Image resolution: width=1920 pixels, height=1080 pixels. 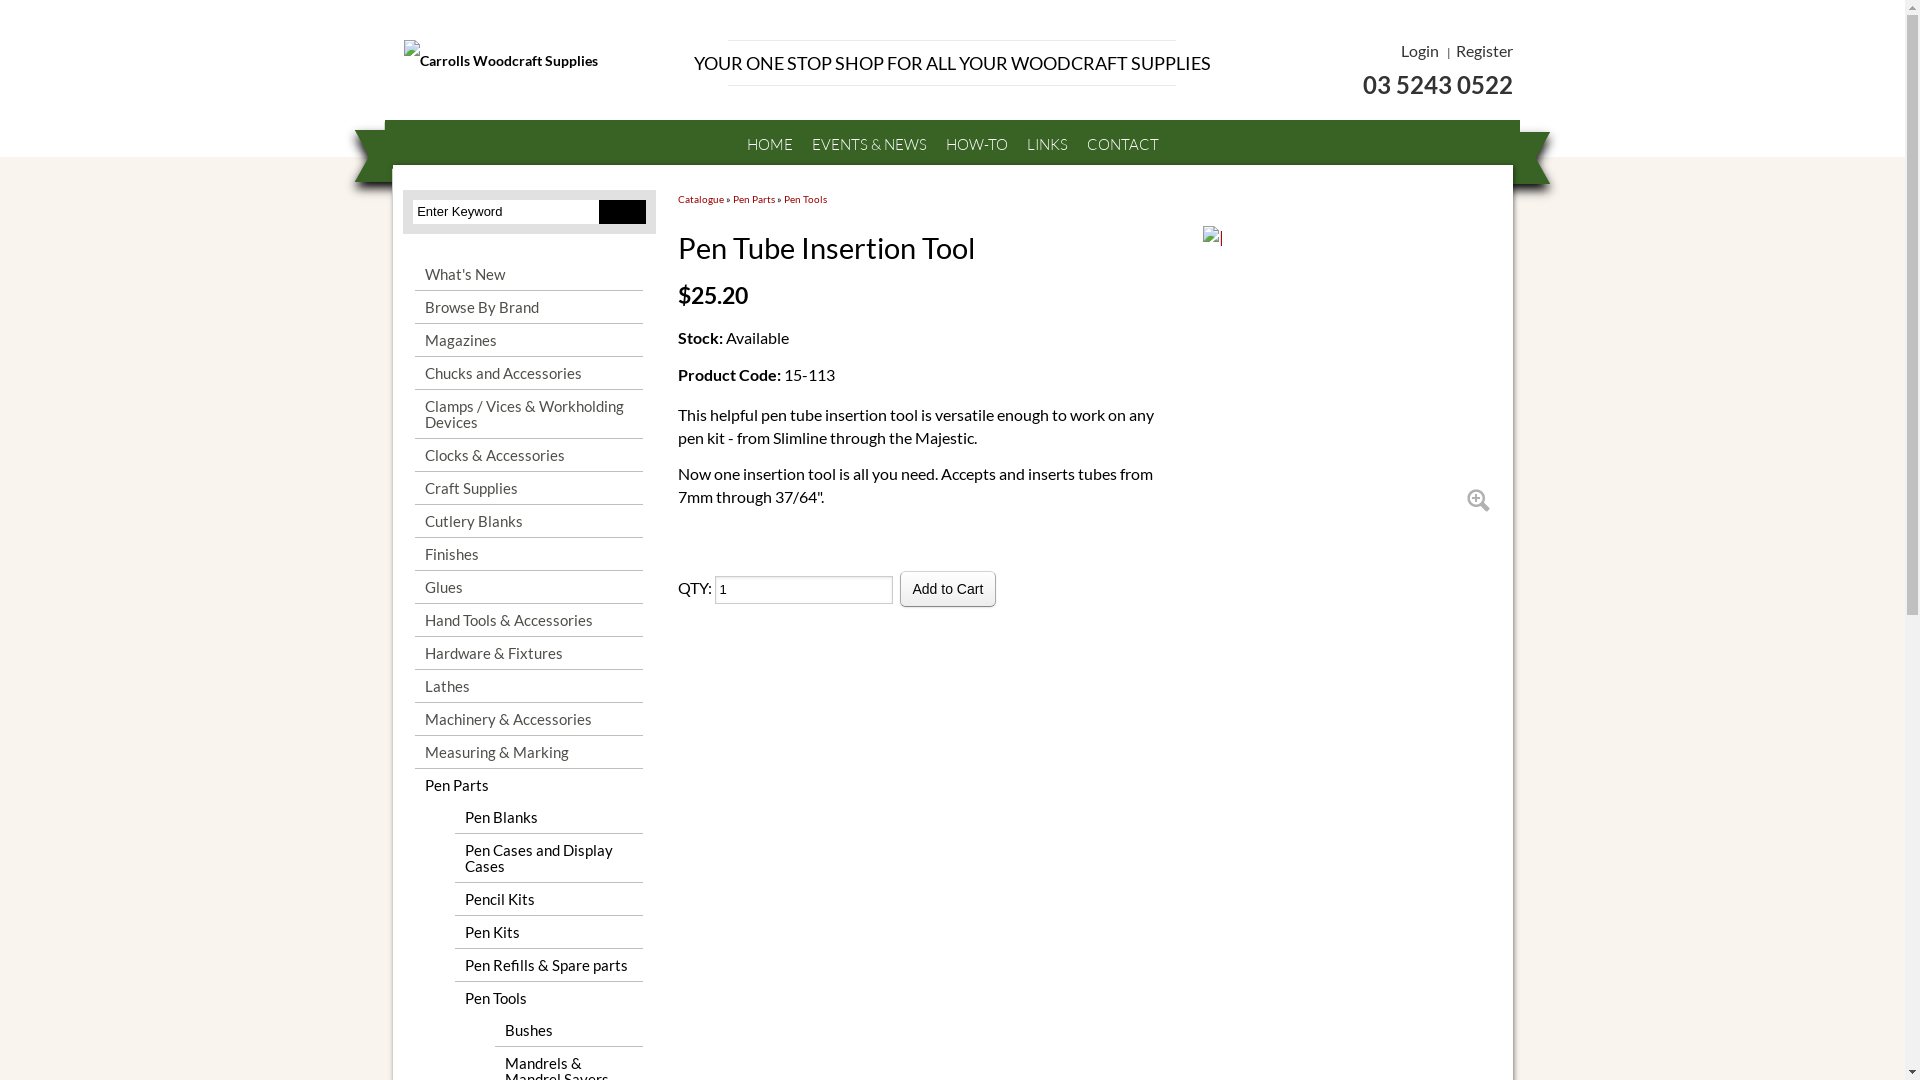 I want to click on 'Cutlery Blanks', so click(x=528, y=519).